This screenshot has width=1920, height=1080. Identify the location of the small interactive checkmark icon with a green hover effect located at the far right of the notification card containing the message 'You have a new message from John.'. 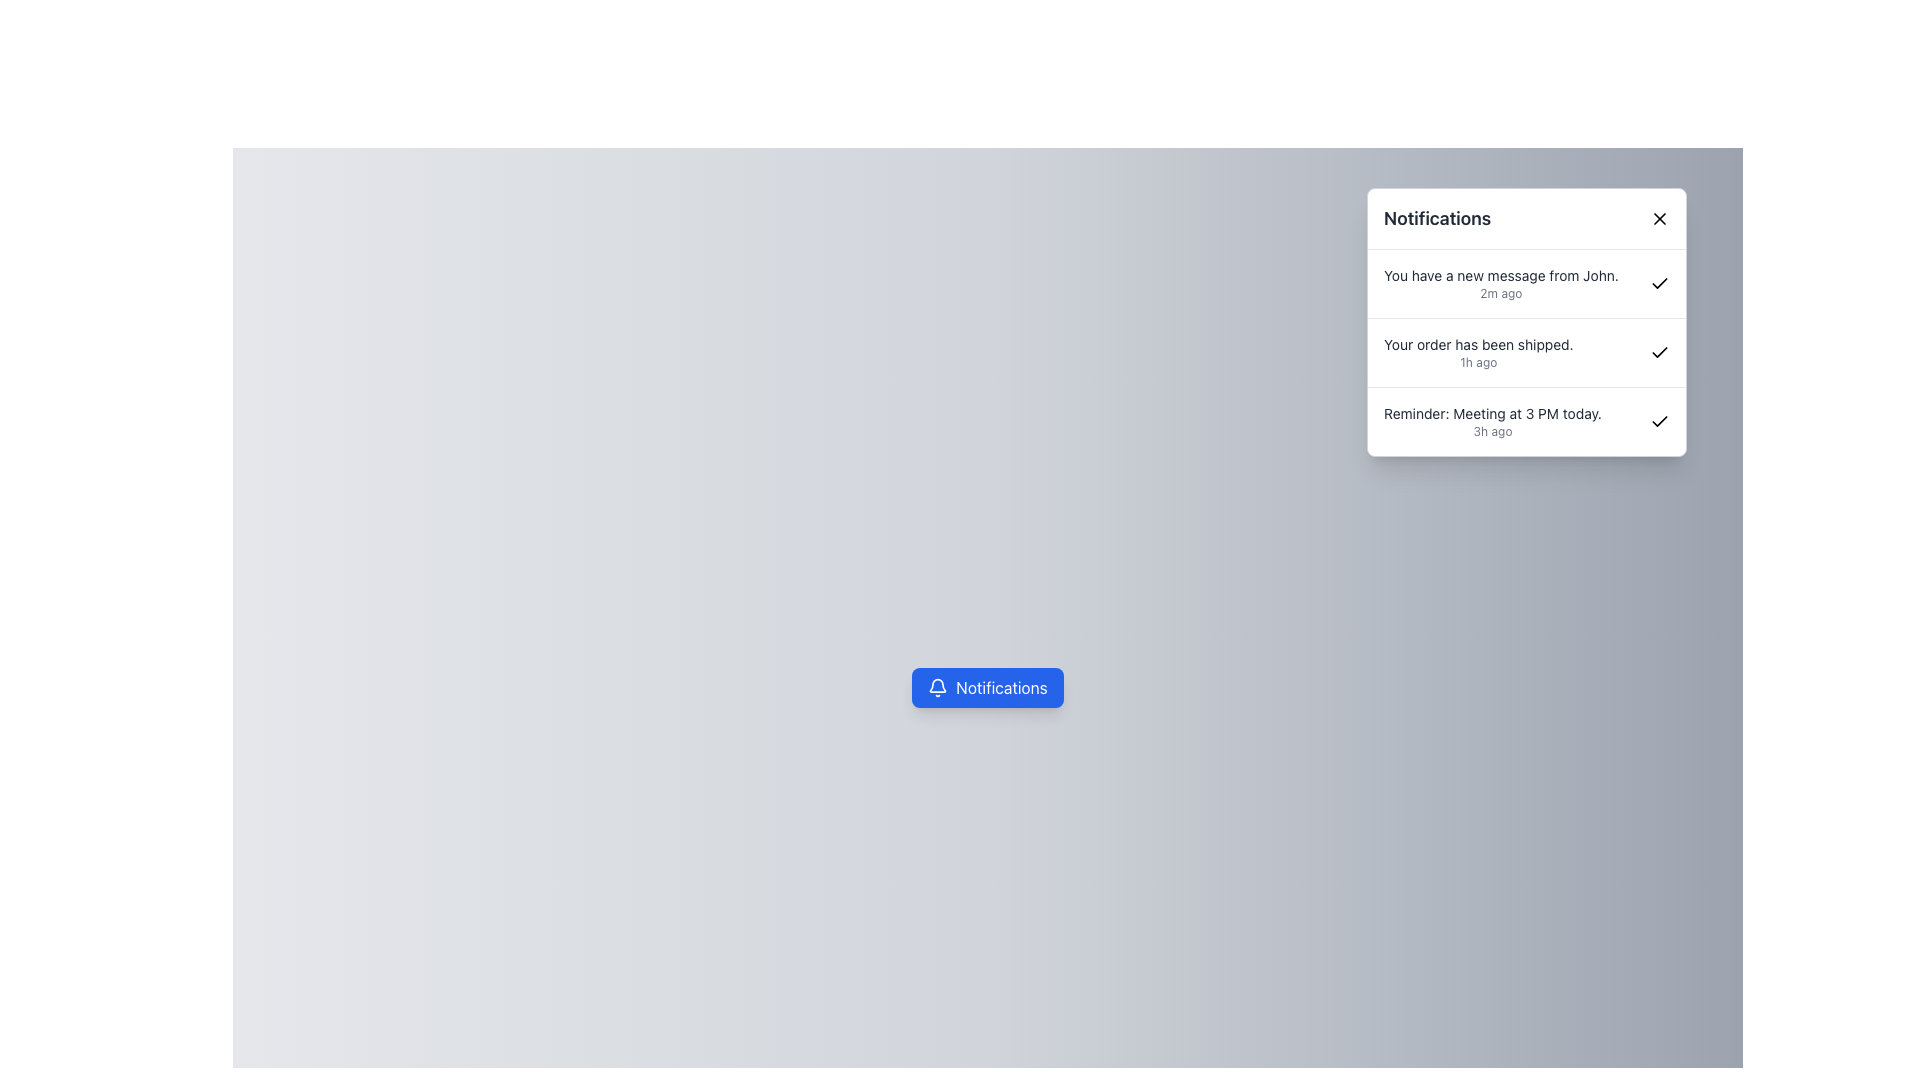
(1660, 284).